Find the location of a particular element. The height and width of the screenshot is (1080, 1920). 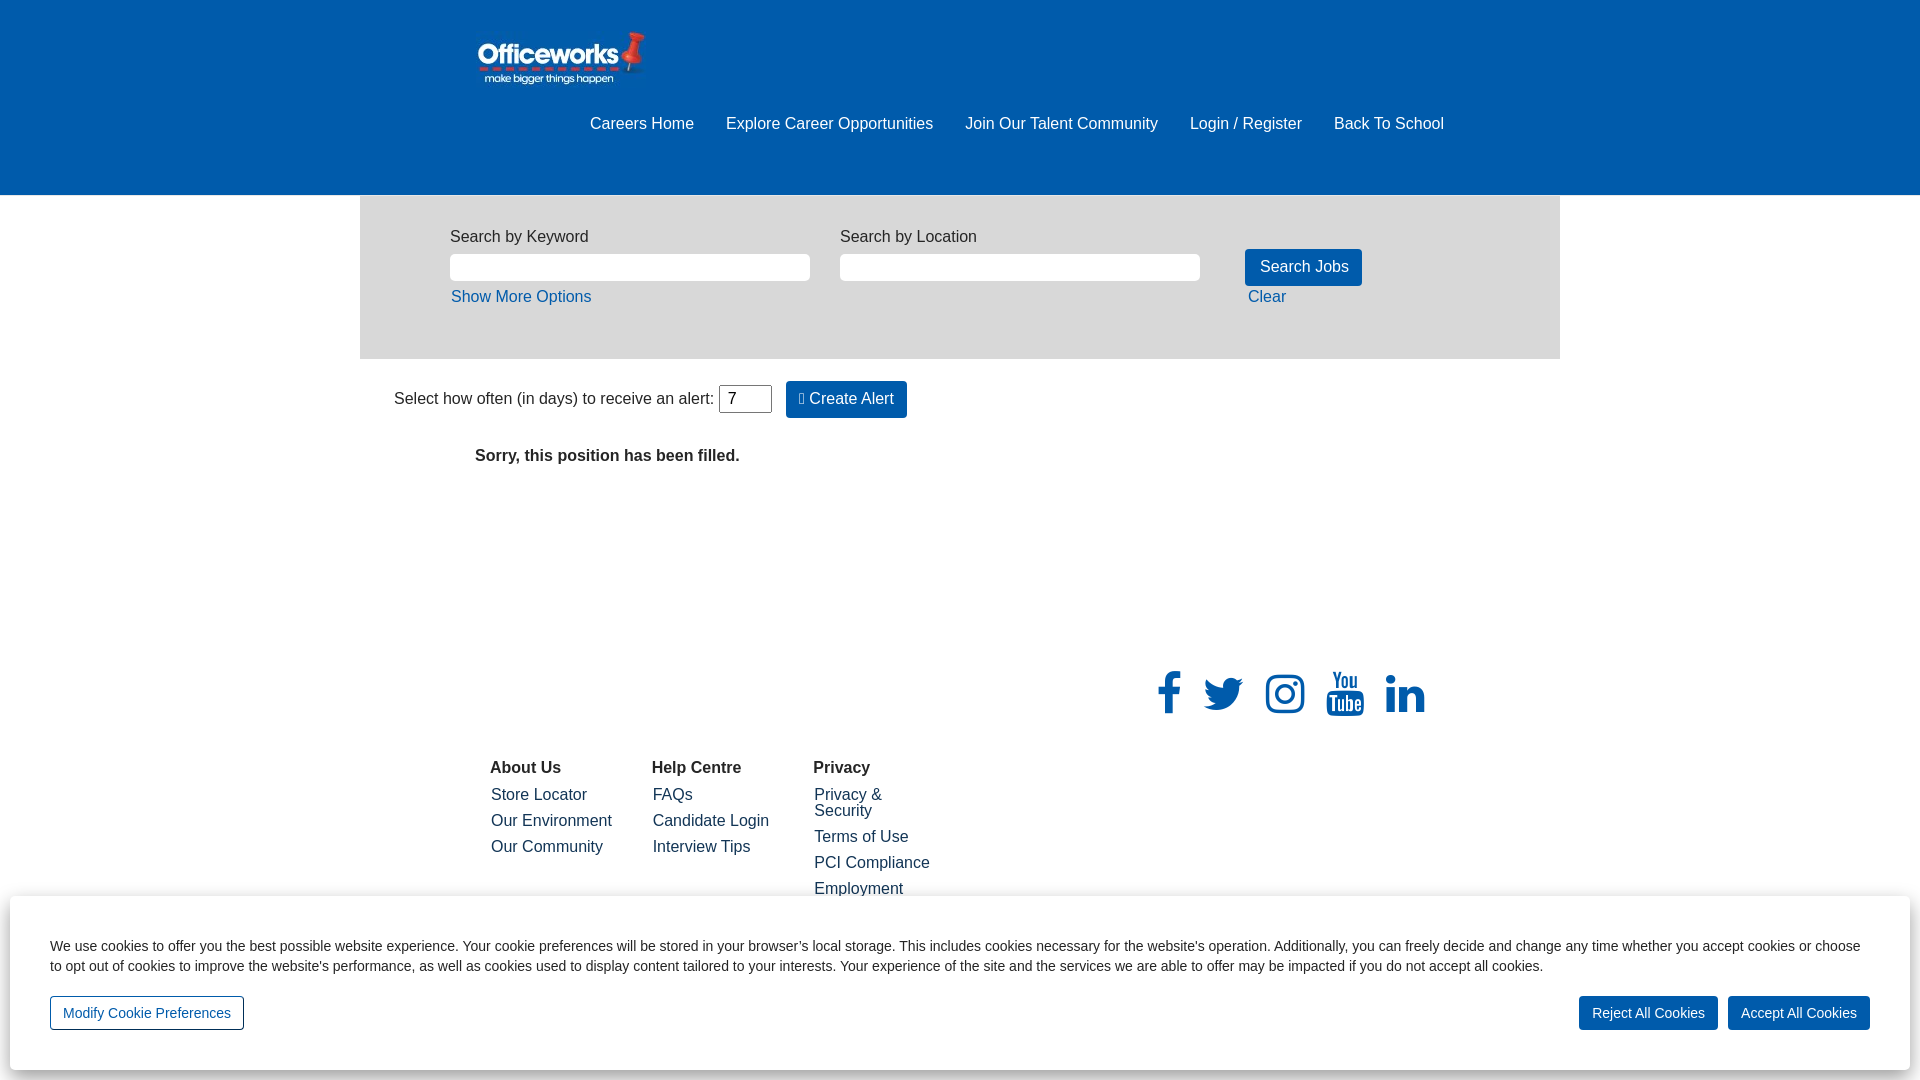

'Terms of Use' is located at coordinates (878, 837).